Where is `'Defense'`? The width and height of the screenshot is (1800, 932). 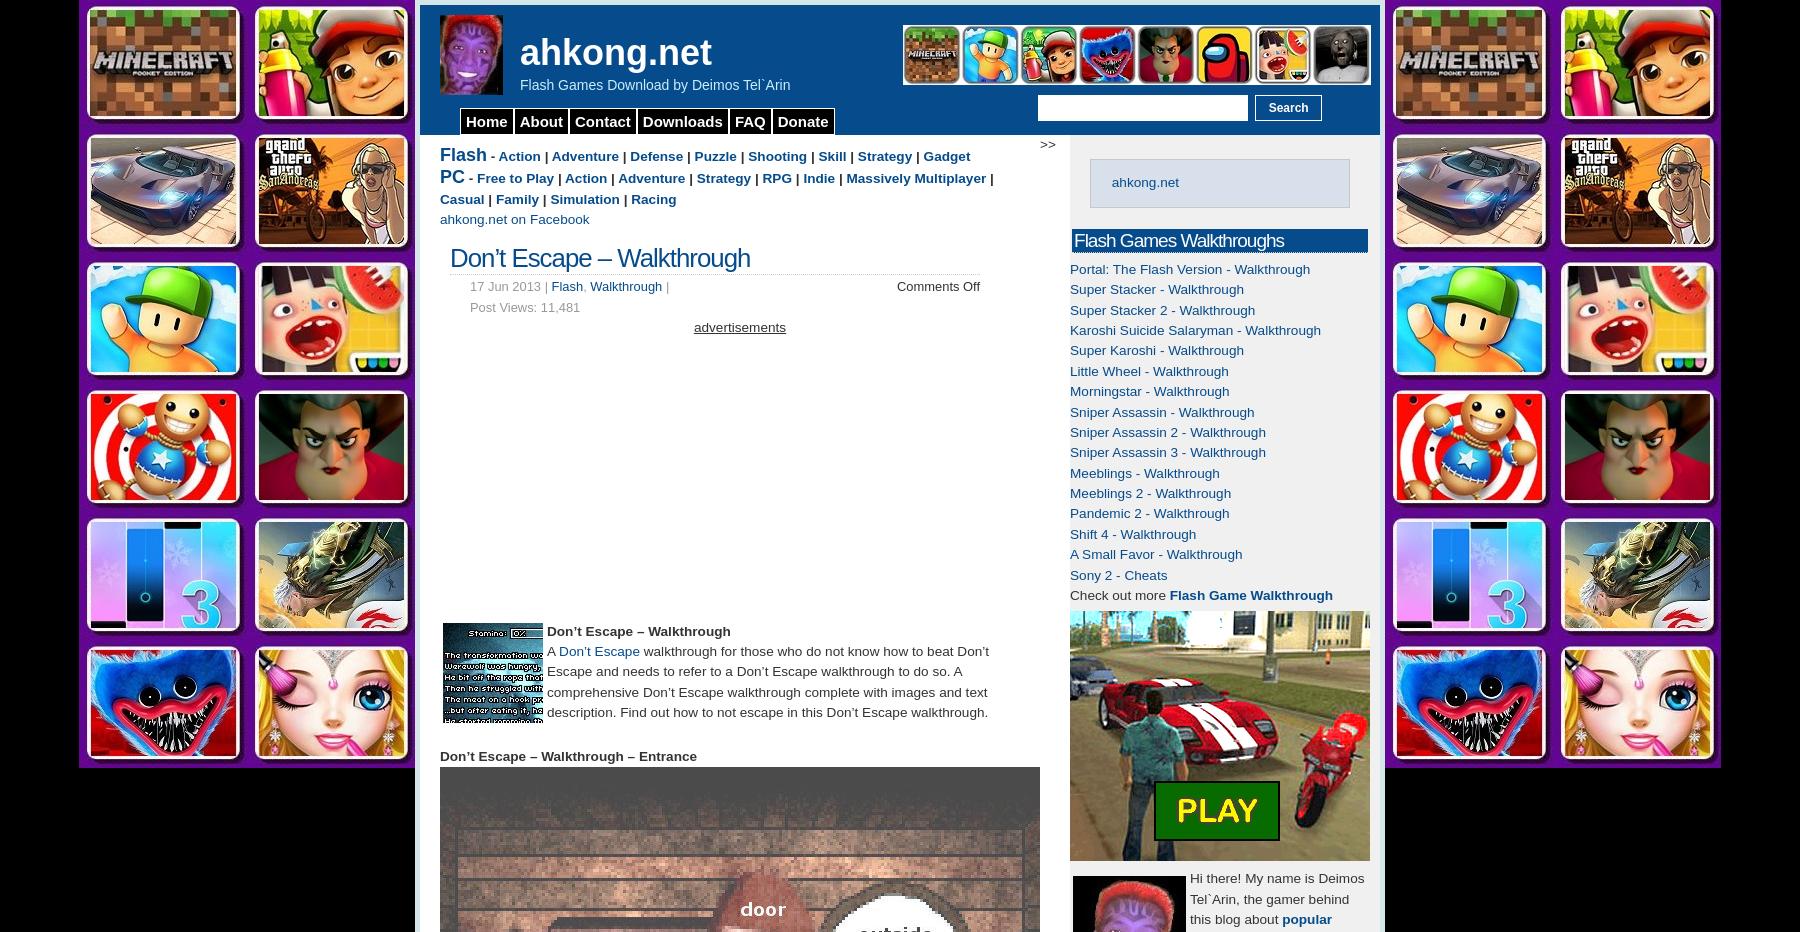 'Defense' is located at coordinates (656, 155).